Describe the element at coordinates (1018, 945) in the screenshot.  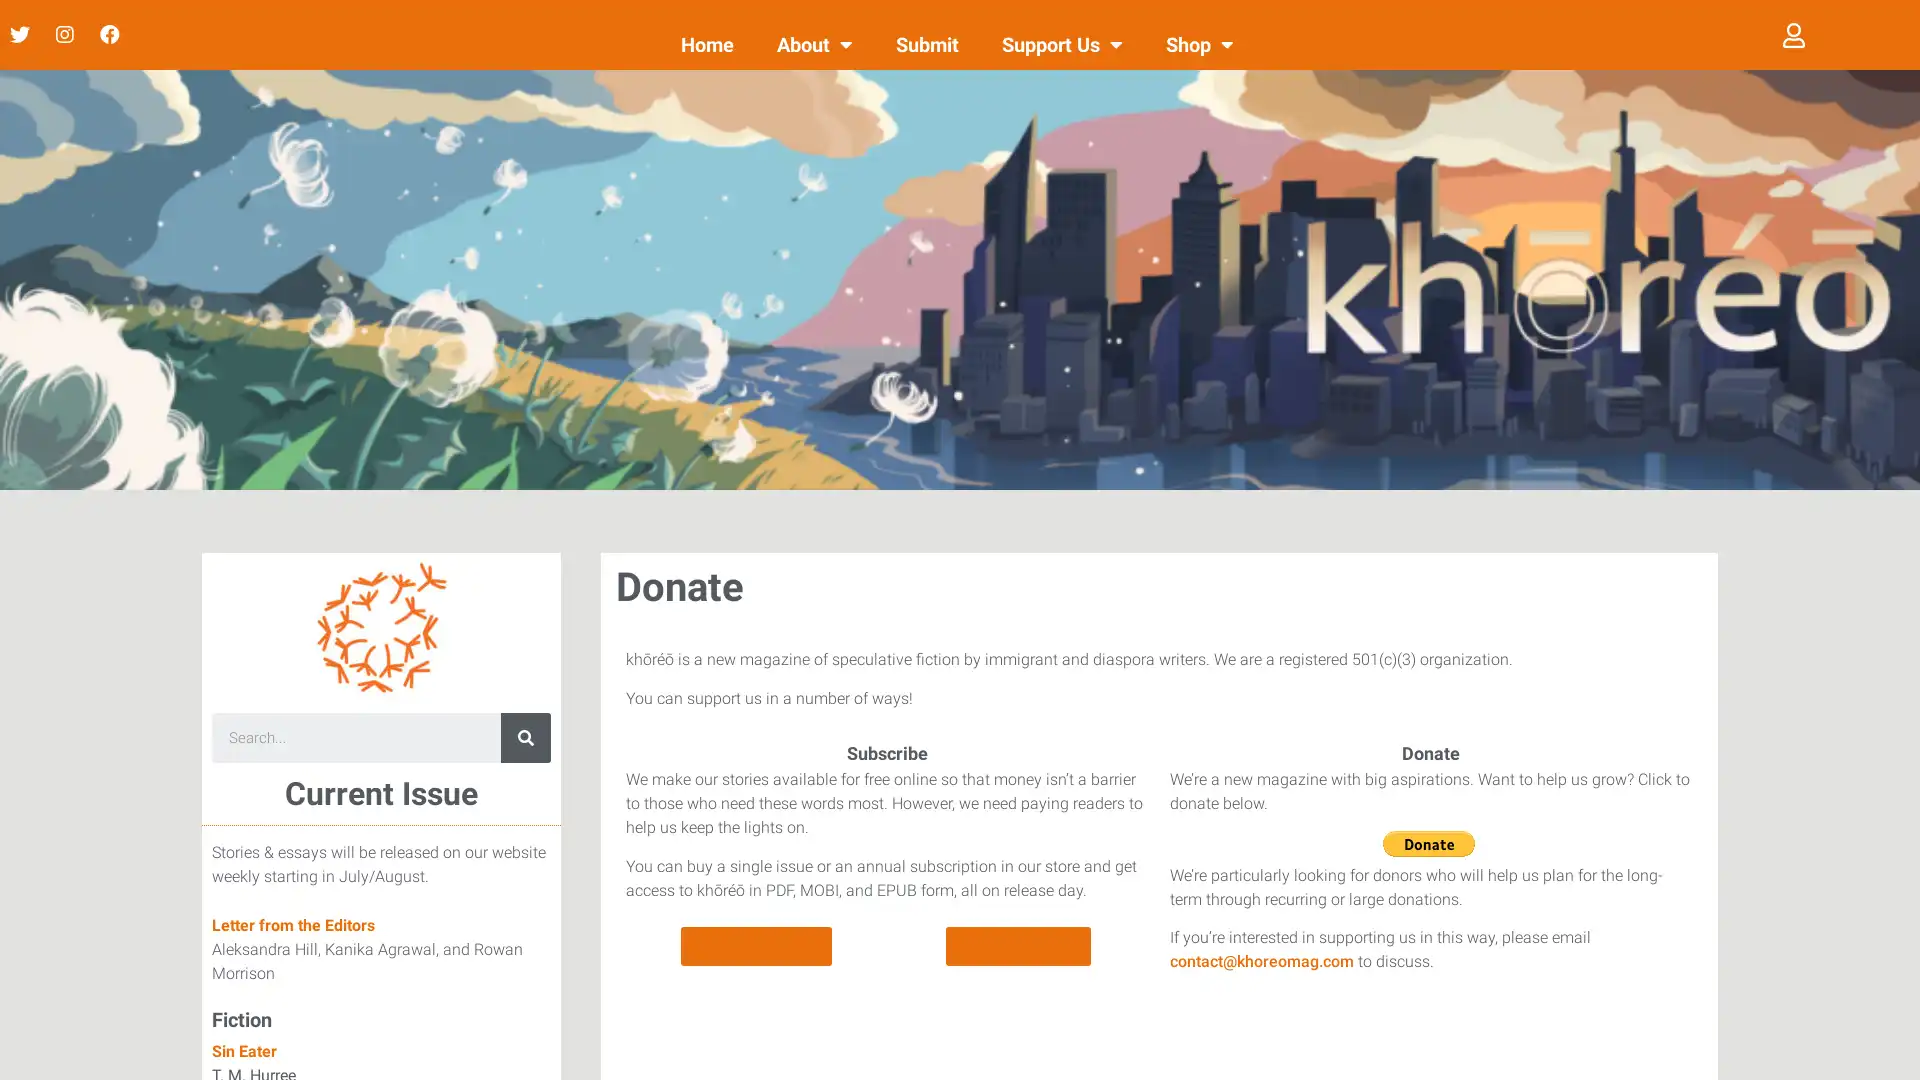
I see `On Weightless` at that location.